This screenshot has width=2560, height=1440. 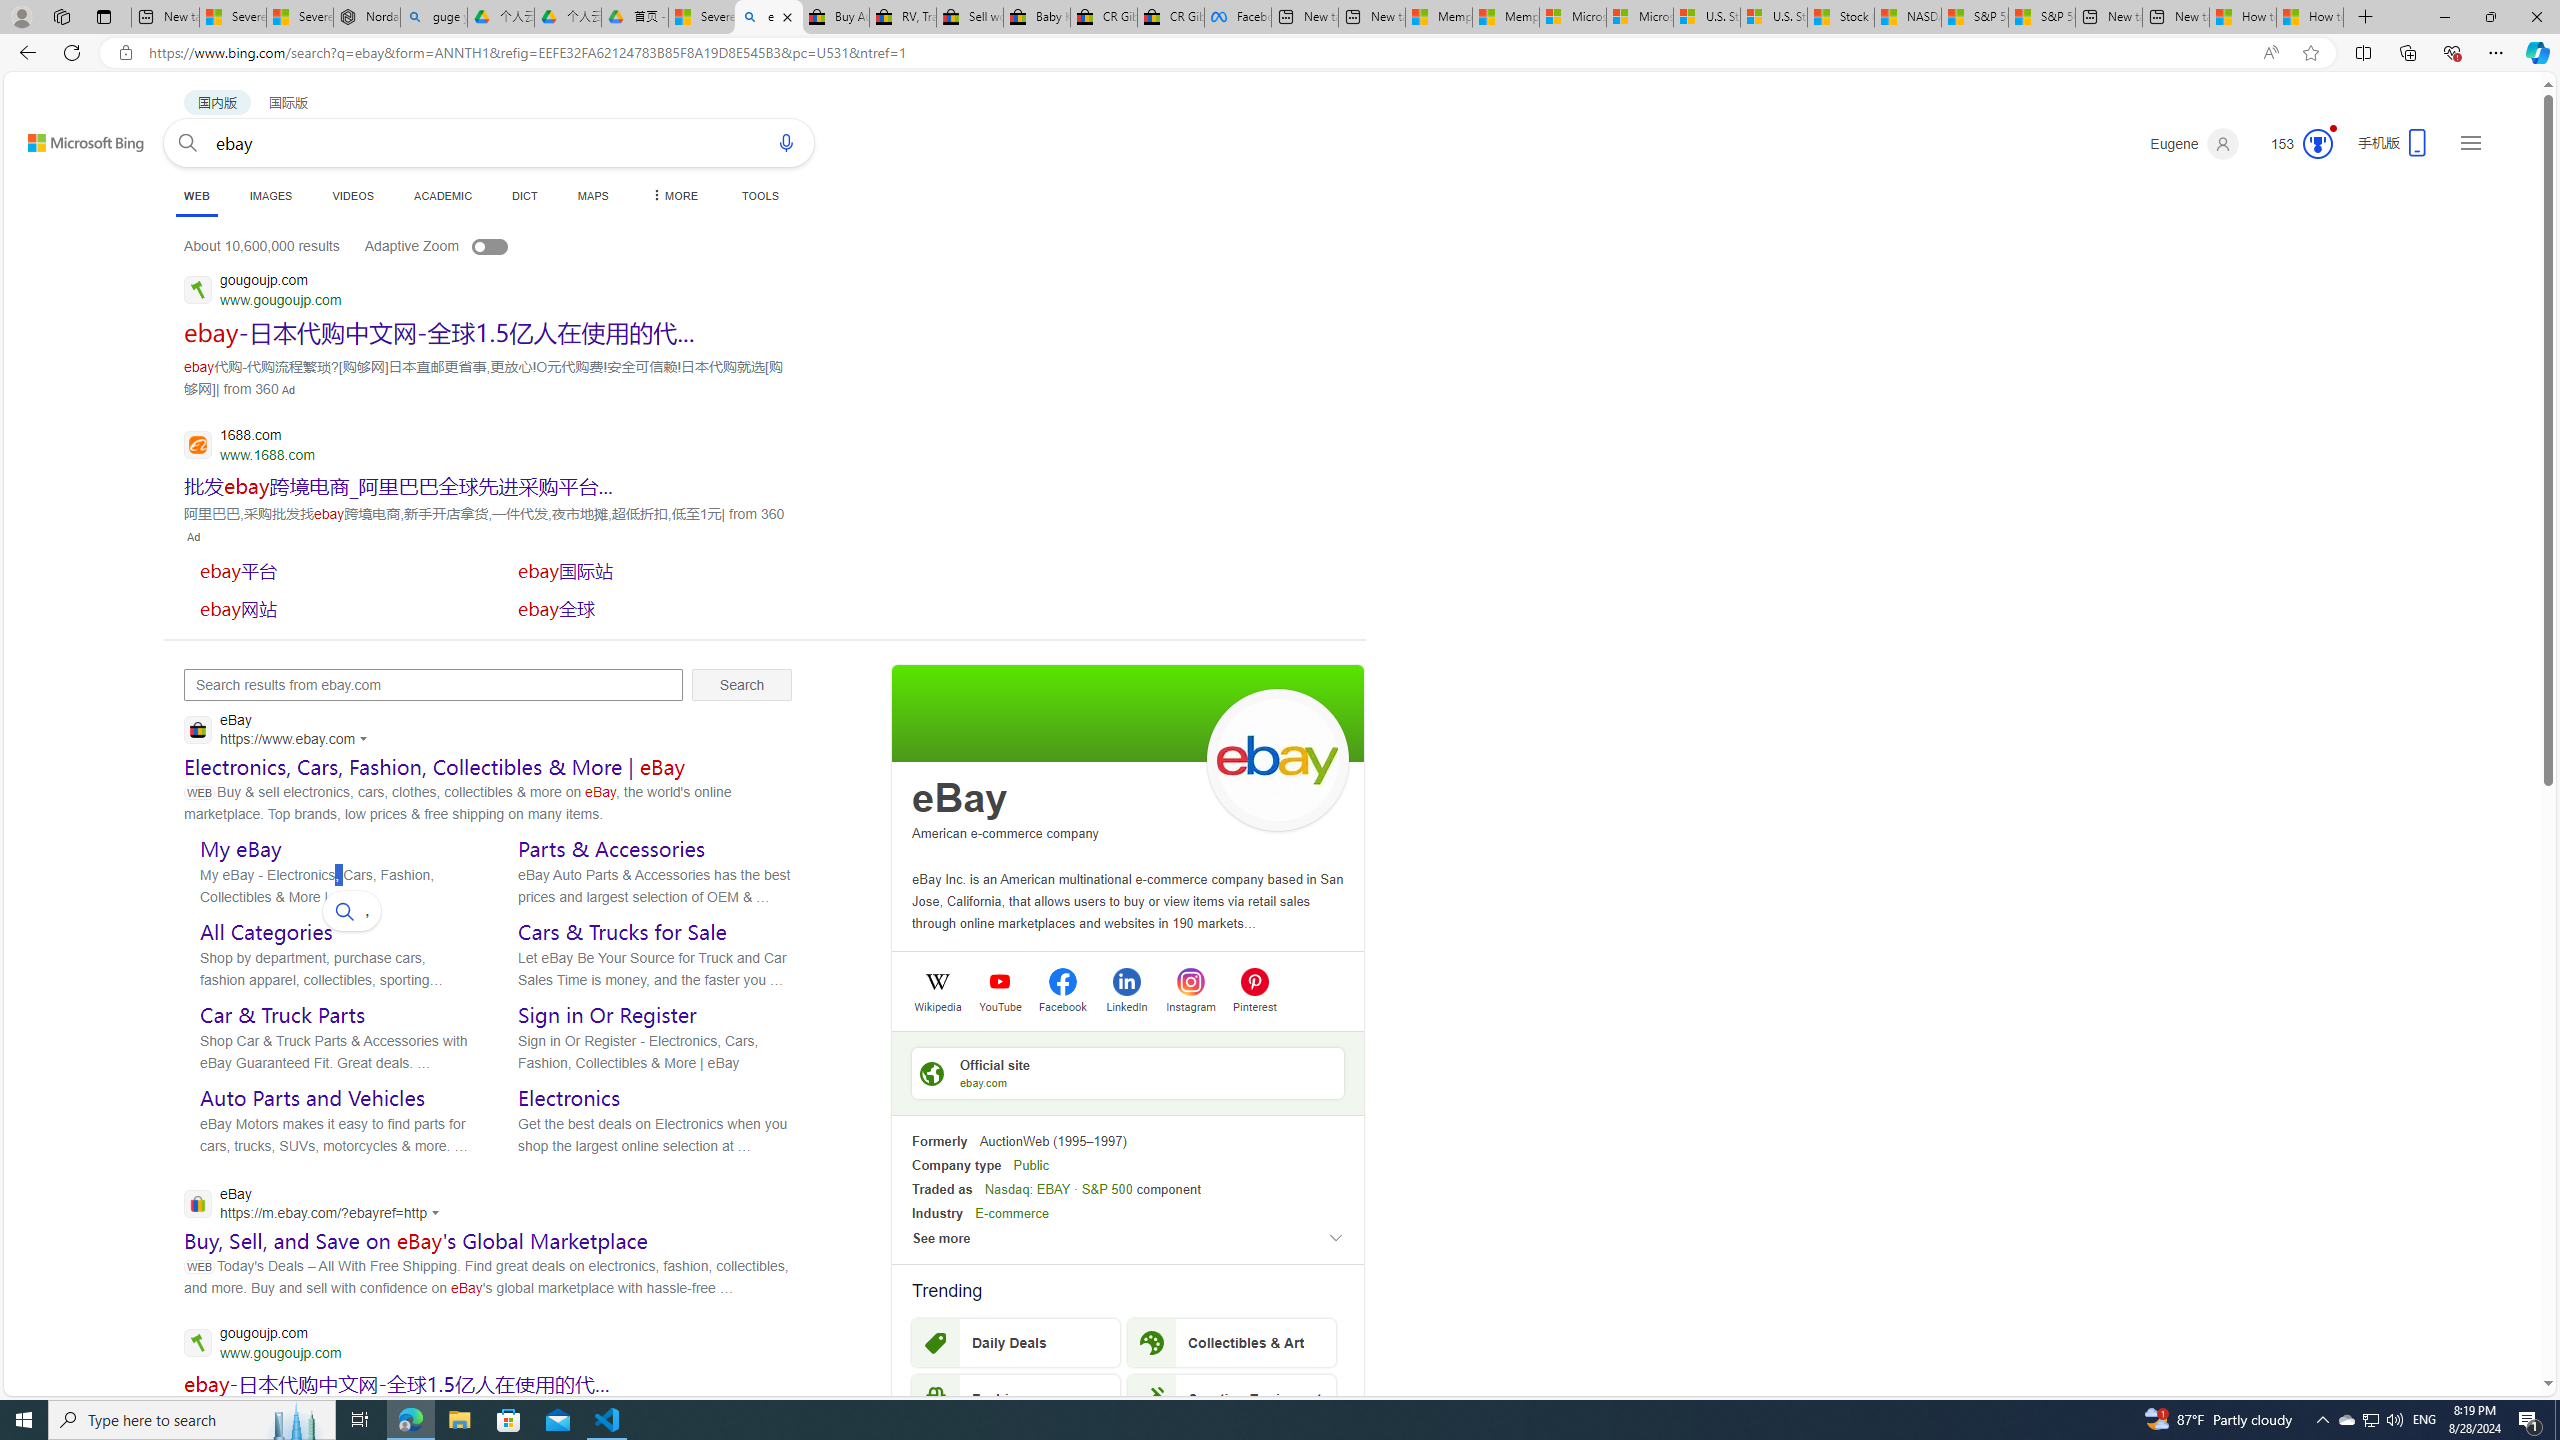 What do you see at coordinates (2470, 141) in the screenshot?
I see `'Settings and quick links'` at bounding box center [2470, 141].